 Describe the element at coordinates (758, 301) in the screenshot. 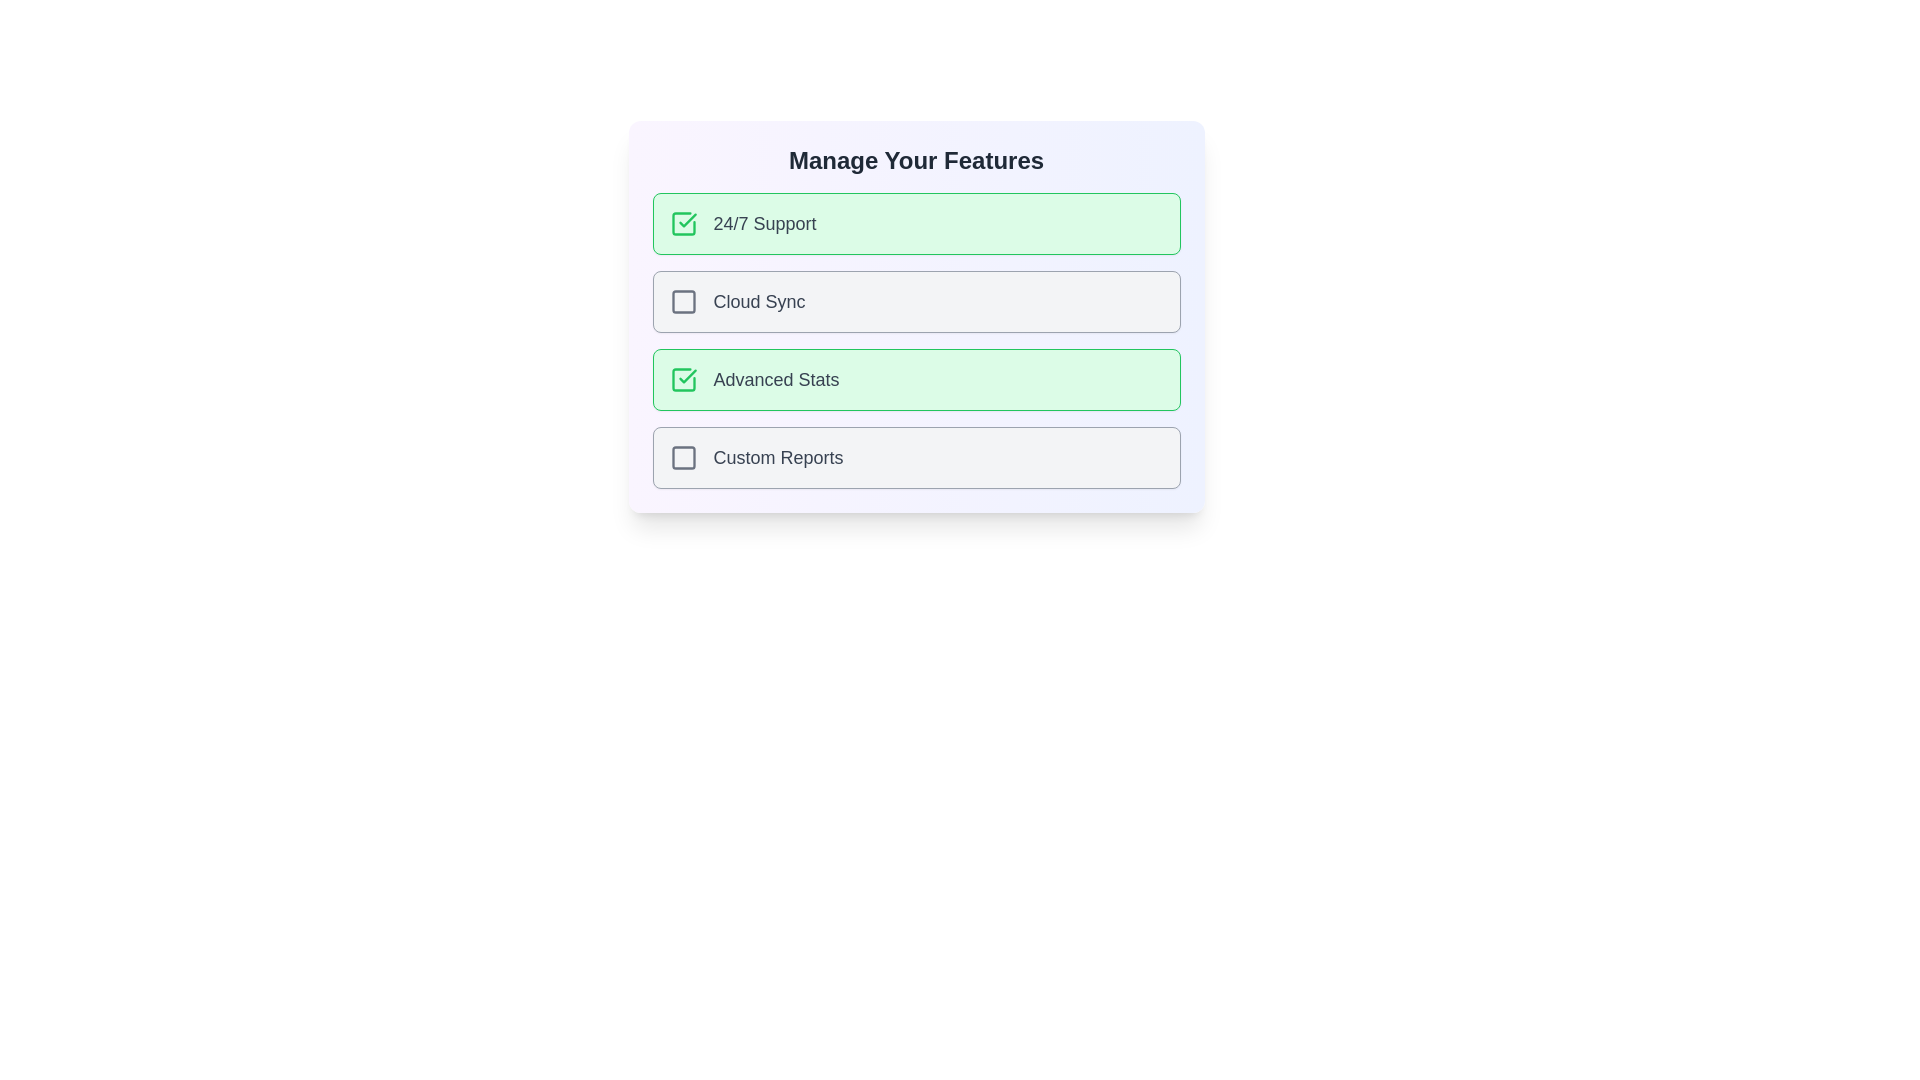

I see `text content of the 'Cloud Sync' text label, which is styled with medium-weight, large-sized gray text and located below '24/7 Support' and above 'Advanced Stats' in the 'Manage Your Features' section` at that location.